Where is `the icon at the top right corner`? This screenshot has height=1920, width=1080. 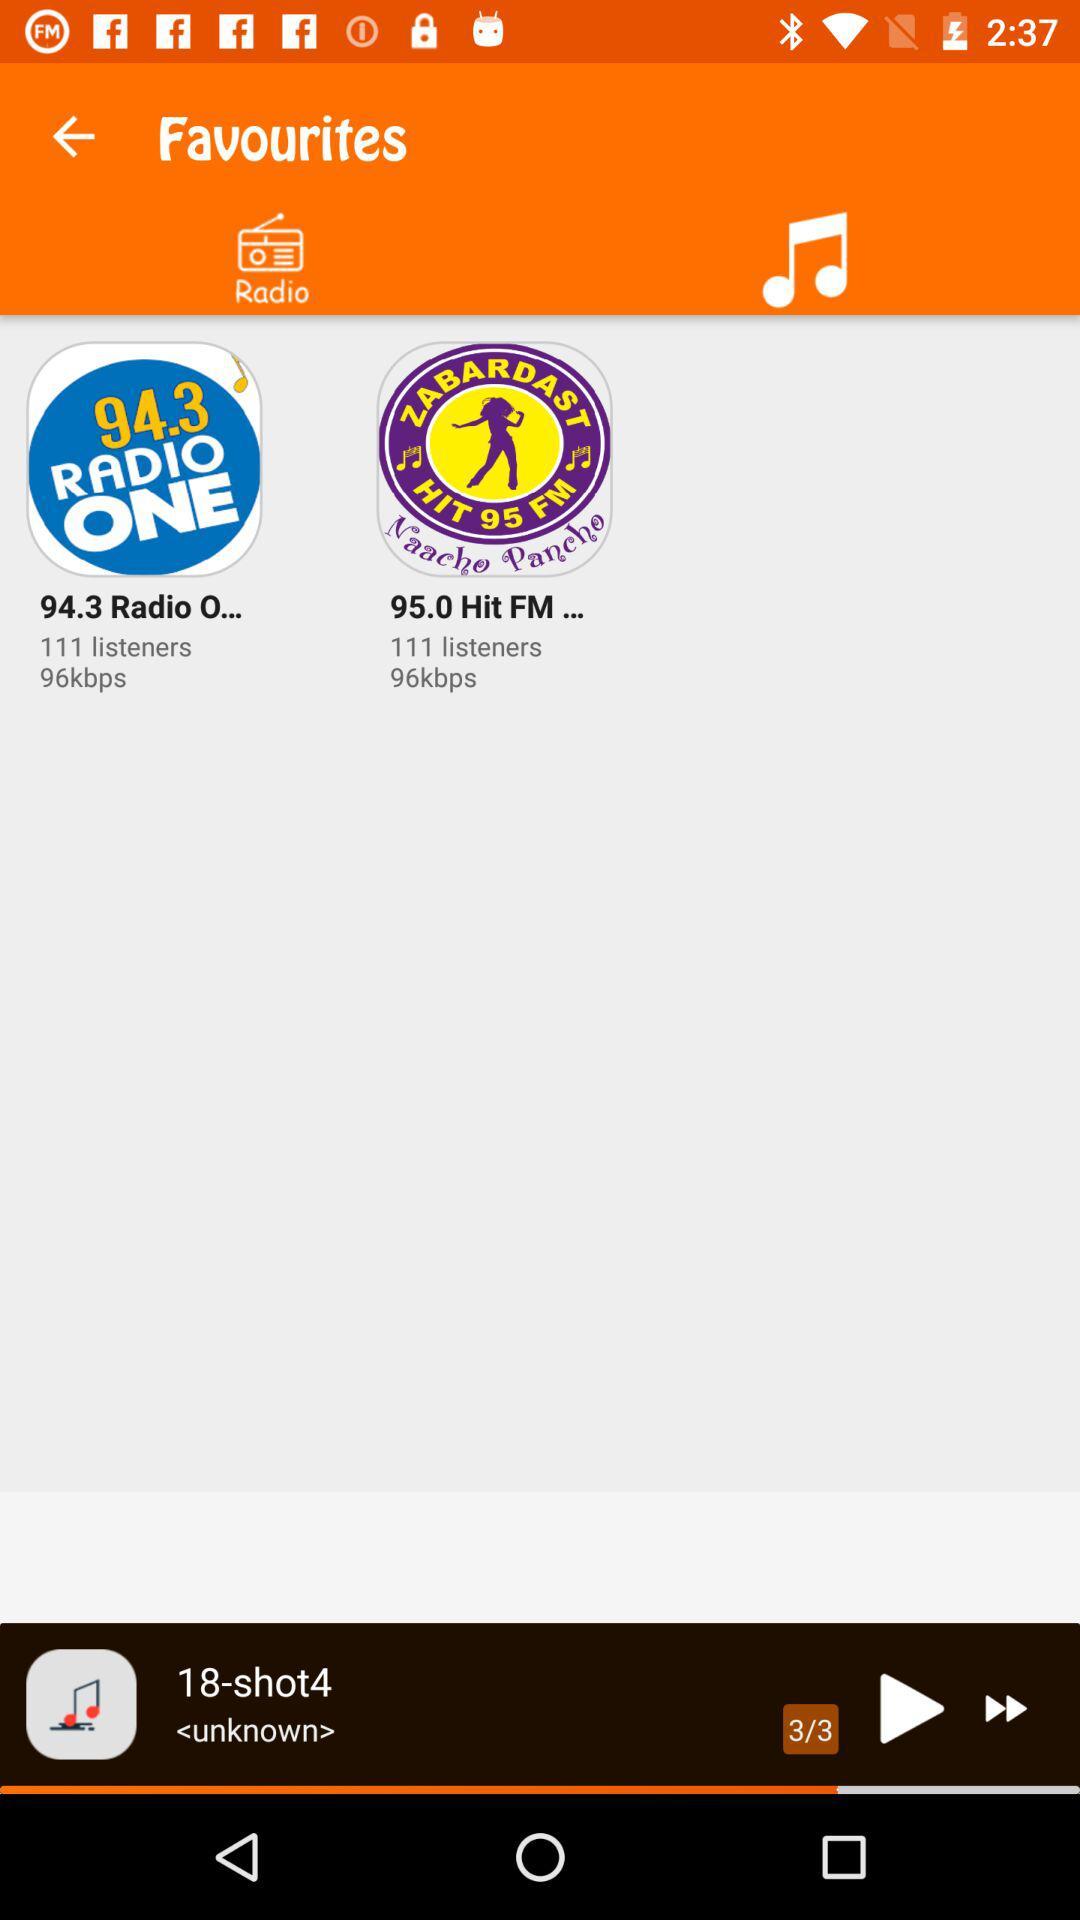
the icon at the top right corner is located at coordinates (810, 251).